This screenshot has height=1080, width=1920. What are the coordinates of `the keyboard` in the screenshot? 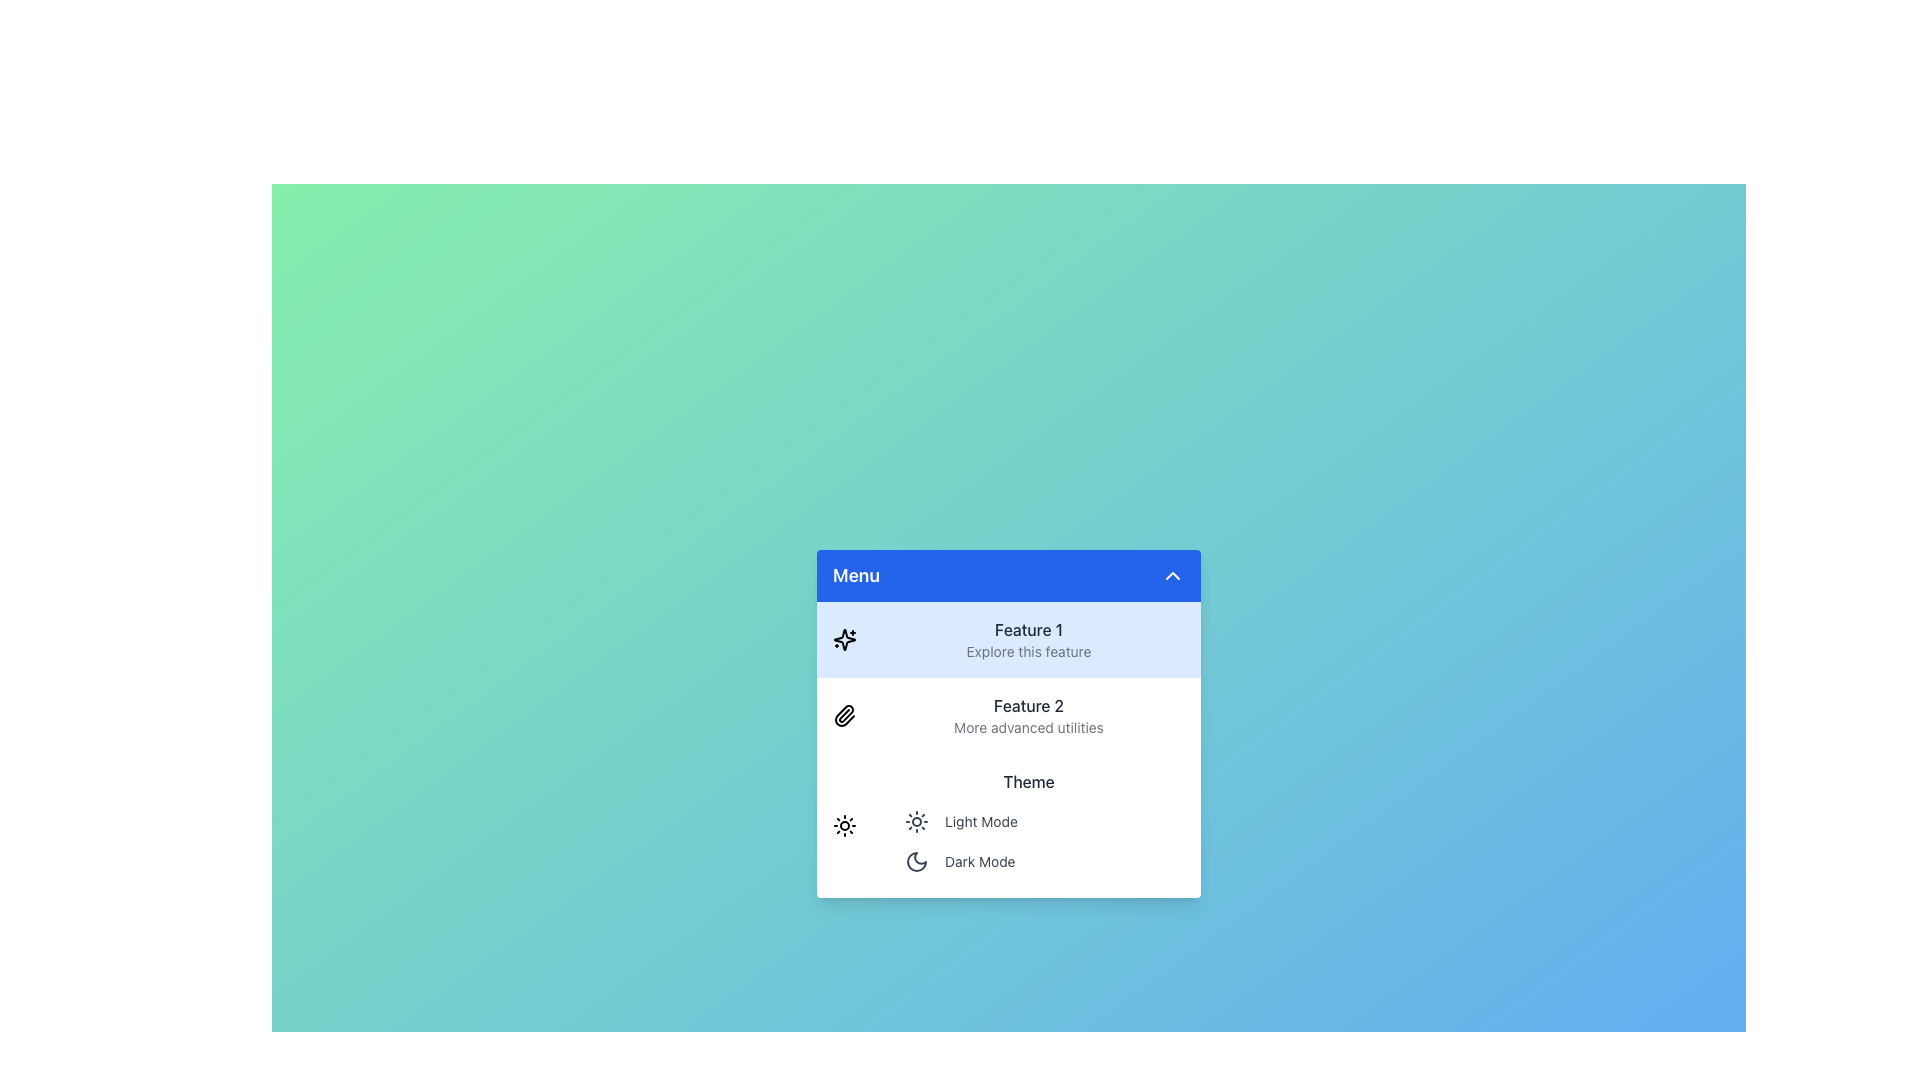 It's located at (1040, 841).